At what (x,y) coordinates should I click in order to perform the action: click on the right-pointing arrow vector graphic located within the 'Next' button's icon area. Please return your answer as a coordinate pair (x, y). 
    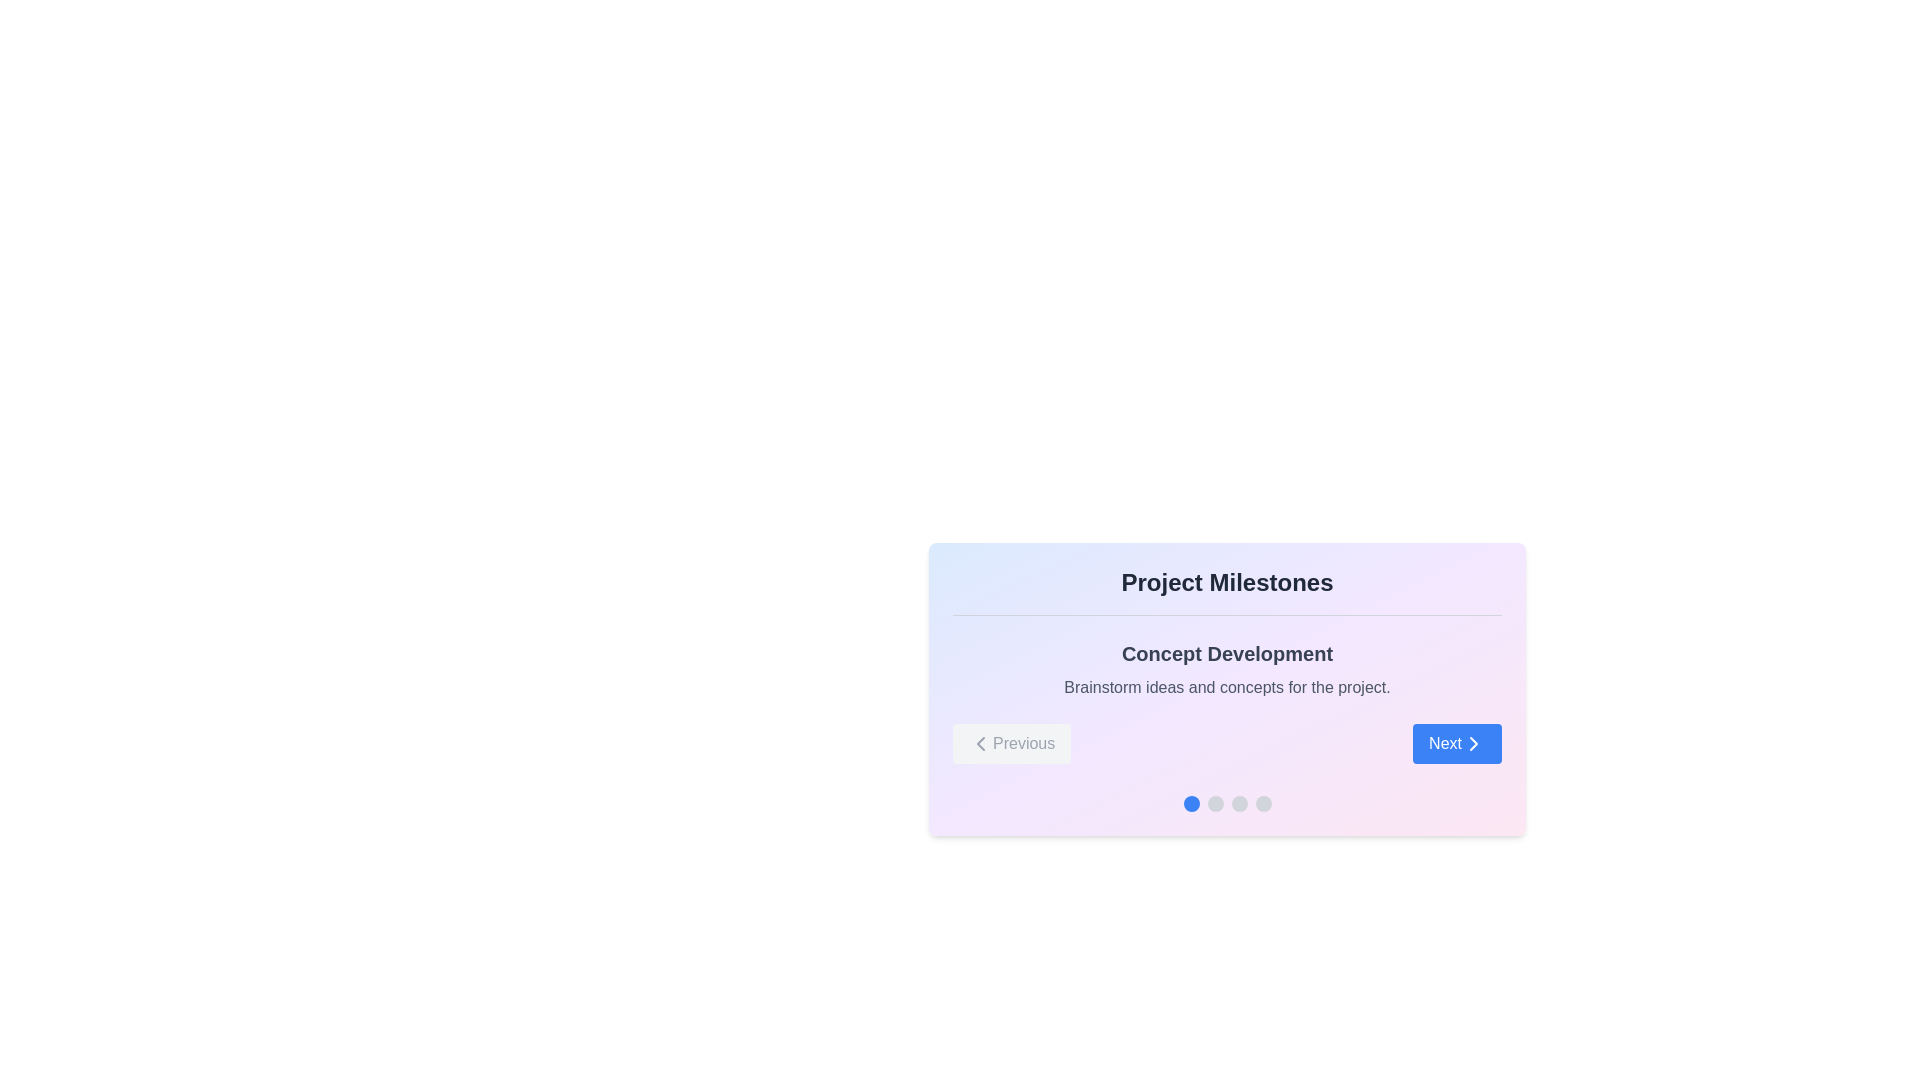
    Looking at the image, I should click on (1473, 744).